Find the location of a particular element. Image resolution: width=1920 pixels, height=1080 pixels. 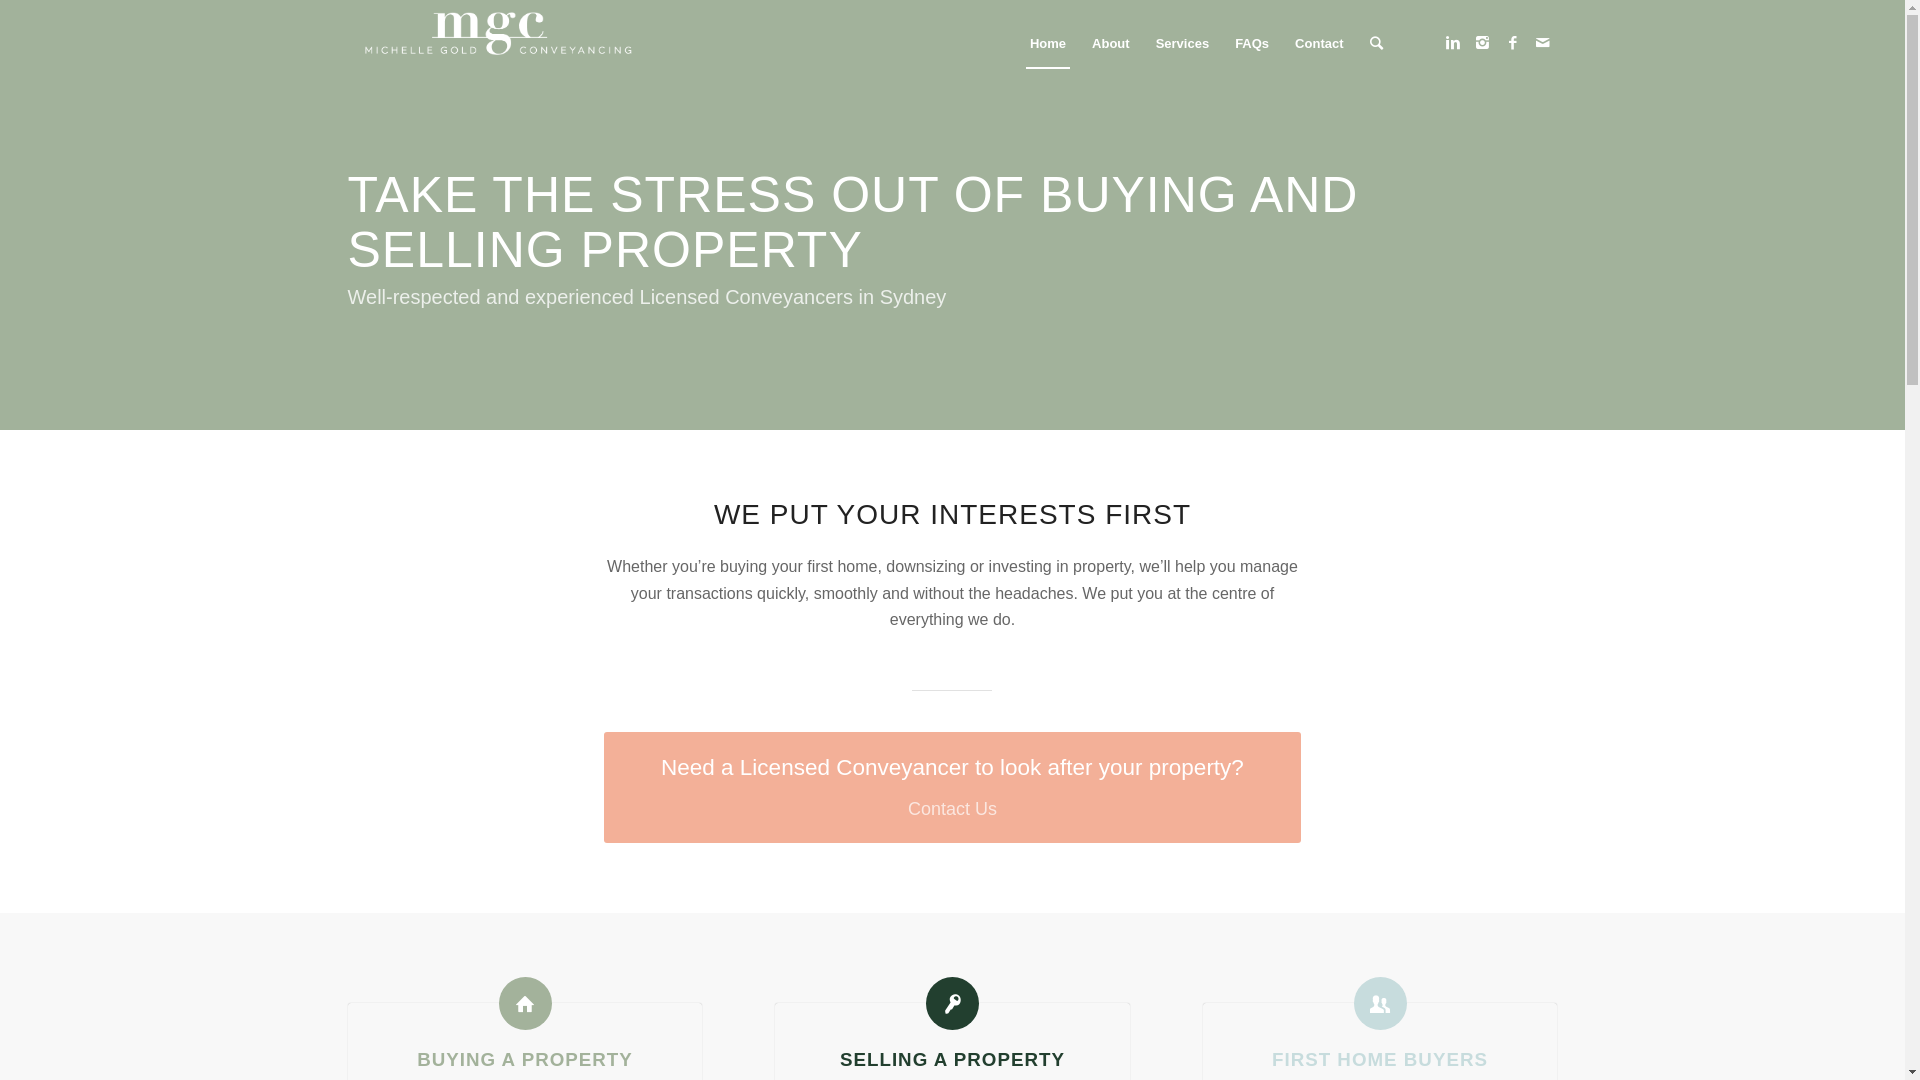

'Linkedin' is located at coordinates (1453, 42).